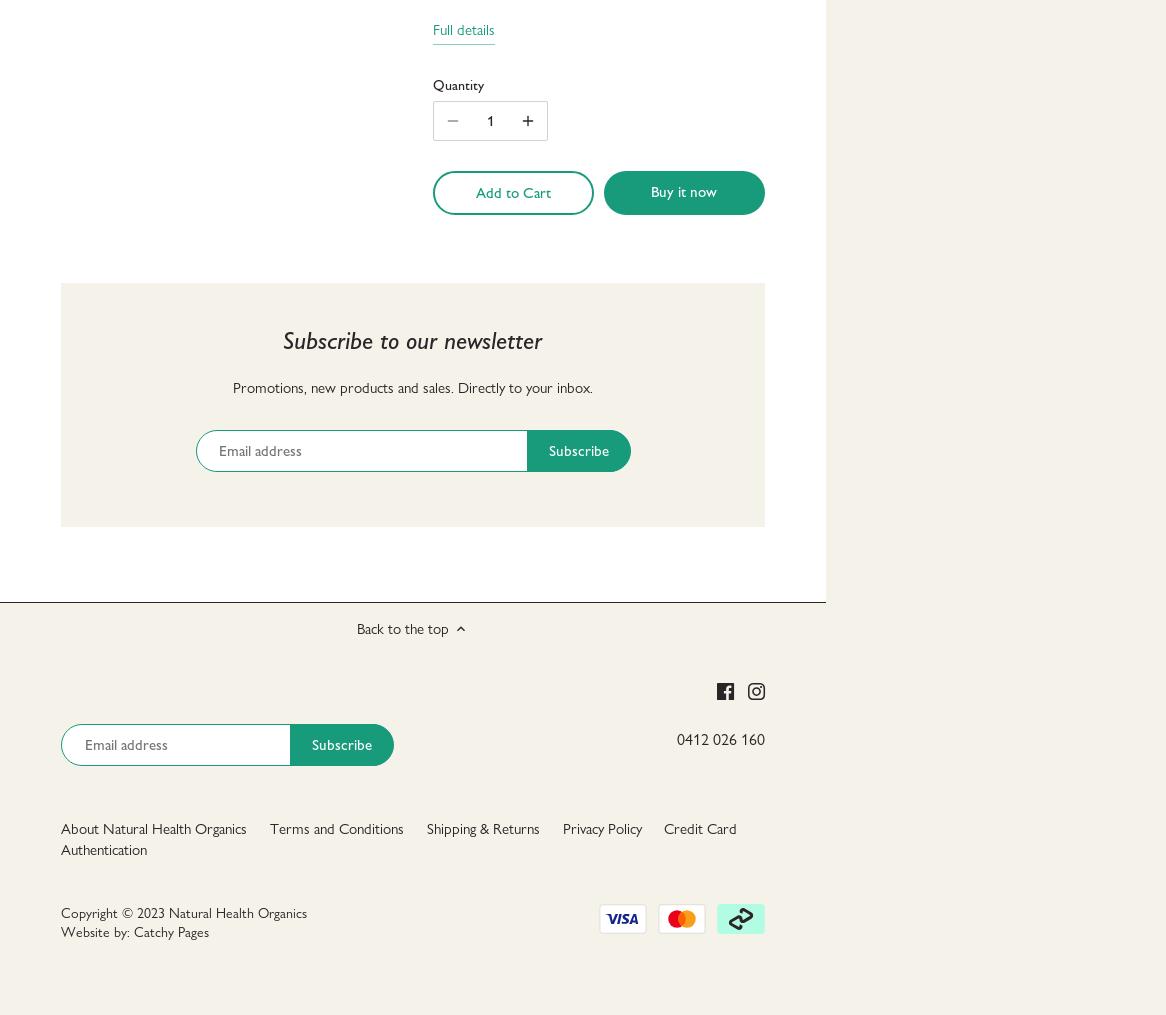 The image size is (1166, 1015). What do you see at coordinates (425, 828) in the screenshot?
I see `'Shipping & Returns'` at bounding box center [425, 828].